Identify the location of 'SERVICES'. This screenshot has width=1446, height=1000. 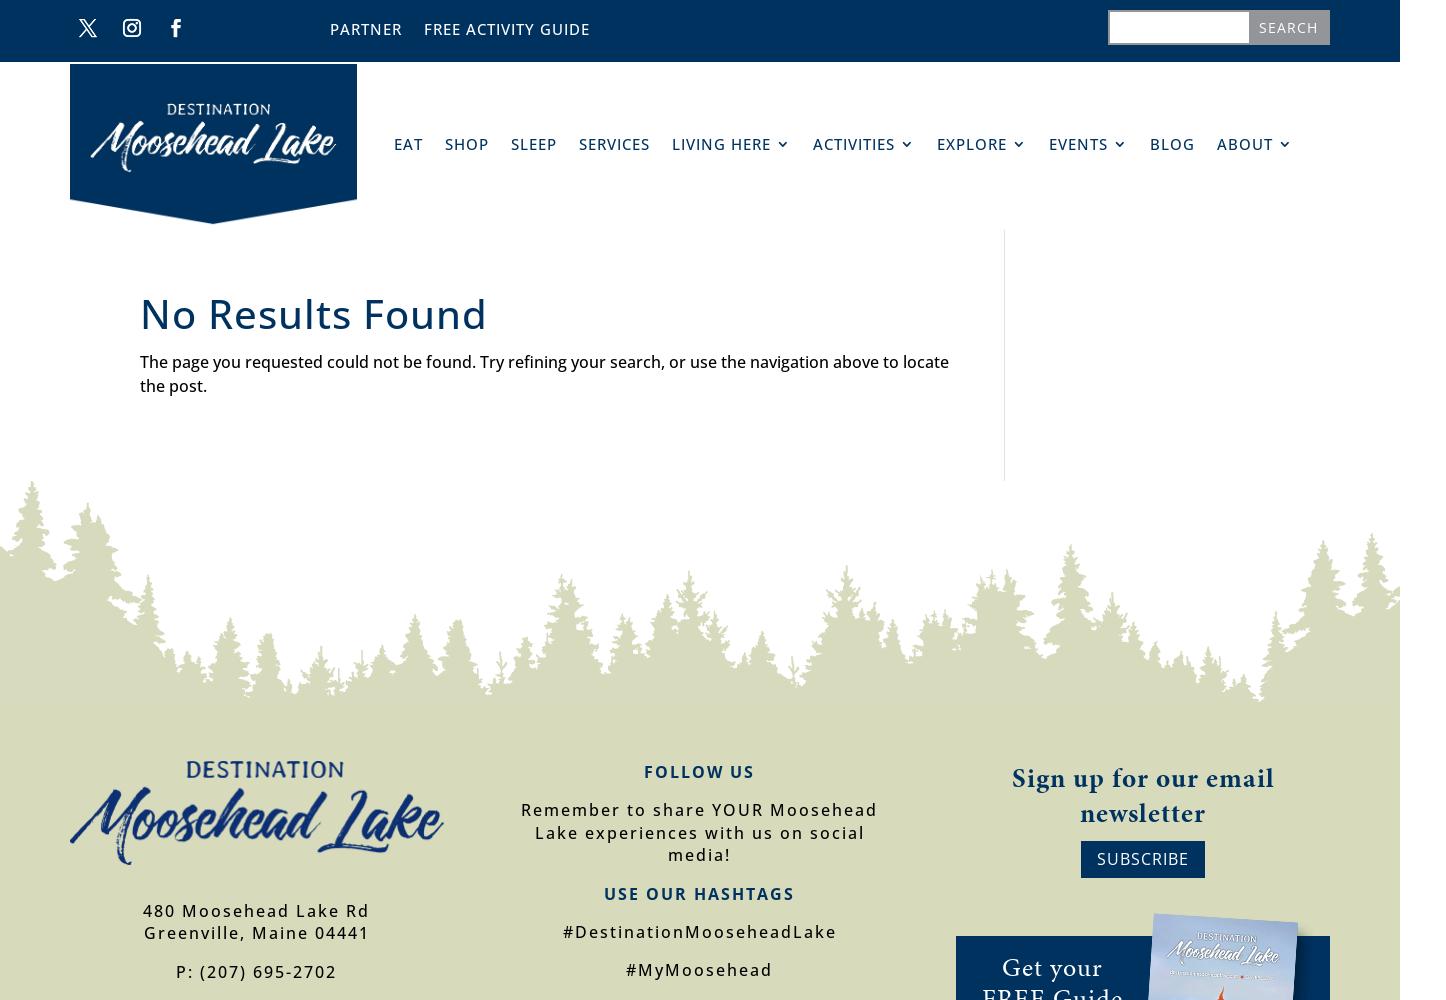
(614, 144).